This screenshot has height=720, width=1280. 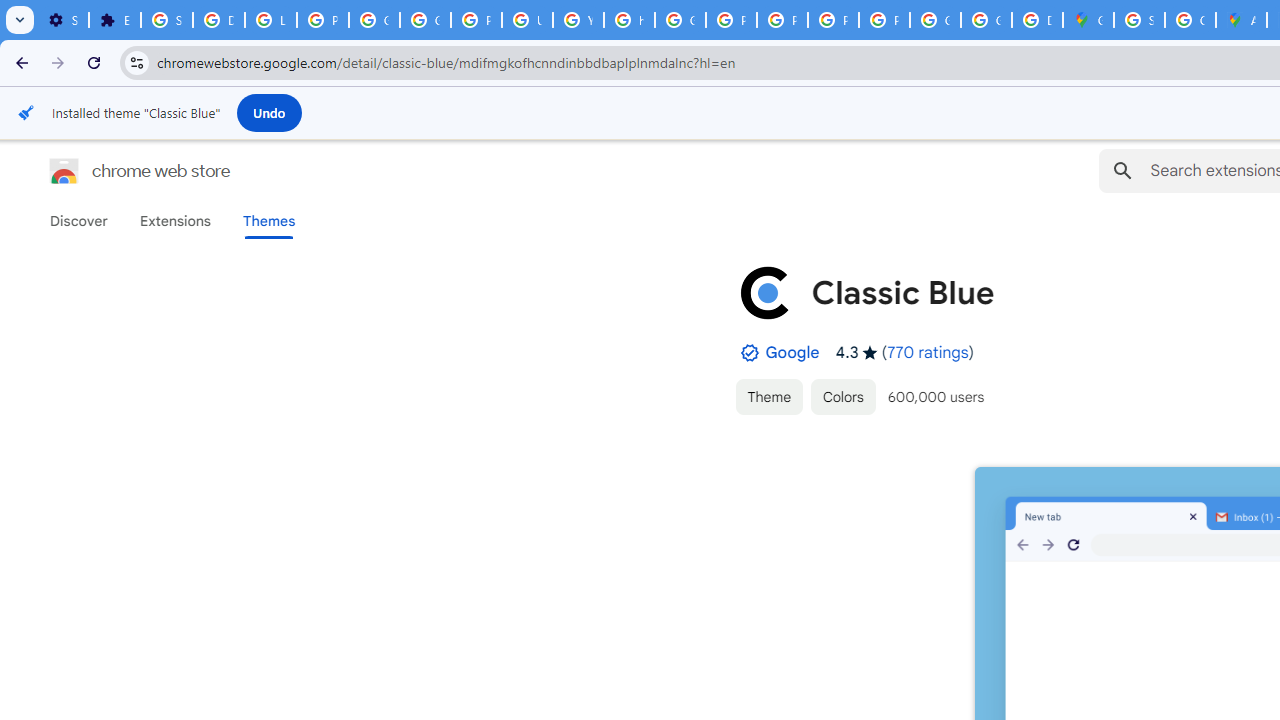 I want to click on 'Chrome Web Store logo chrome web store', so click(x=118, y=170).